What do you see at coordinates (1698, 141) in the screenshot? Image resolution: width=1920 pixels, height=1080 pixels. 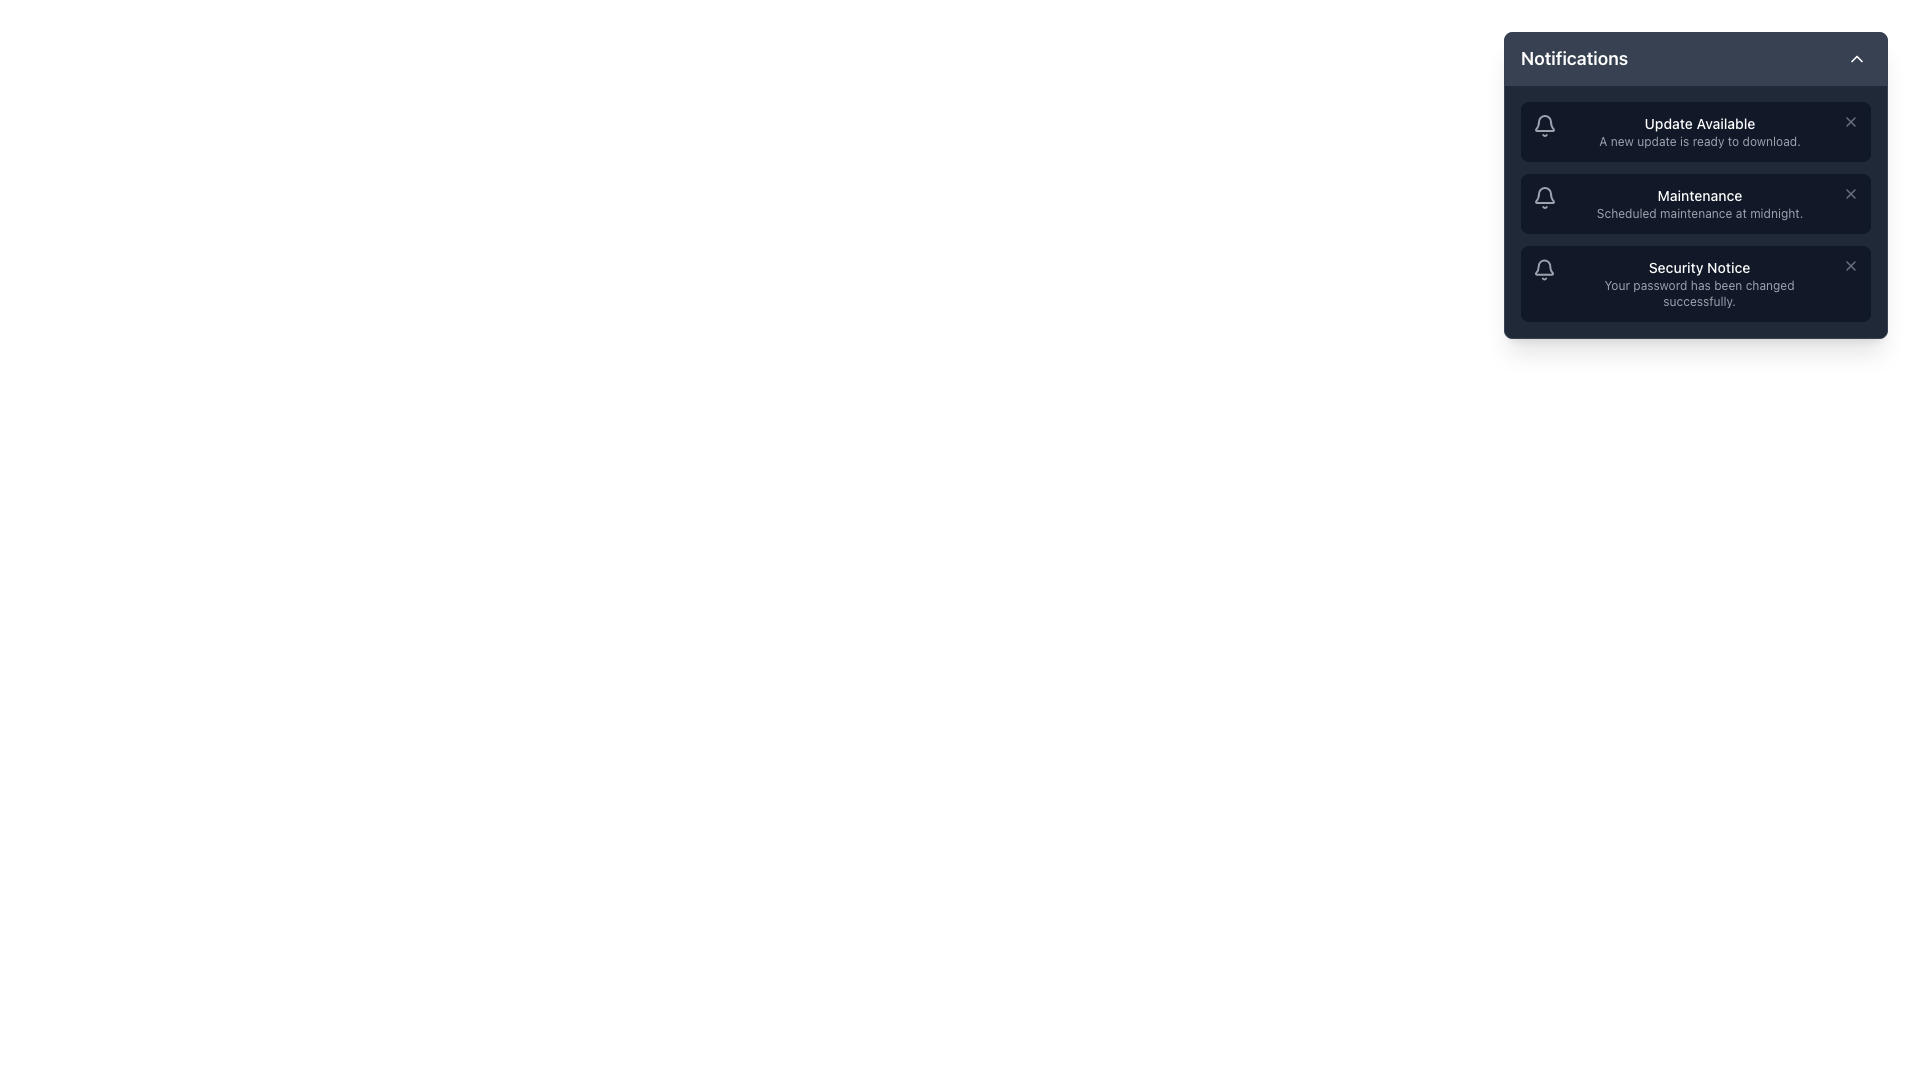 I see `the text label displaying 'A new update is ready to download.' which is located below the header 'Update Available' in the notification panel` at bounding box center [1698, 141].